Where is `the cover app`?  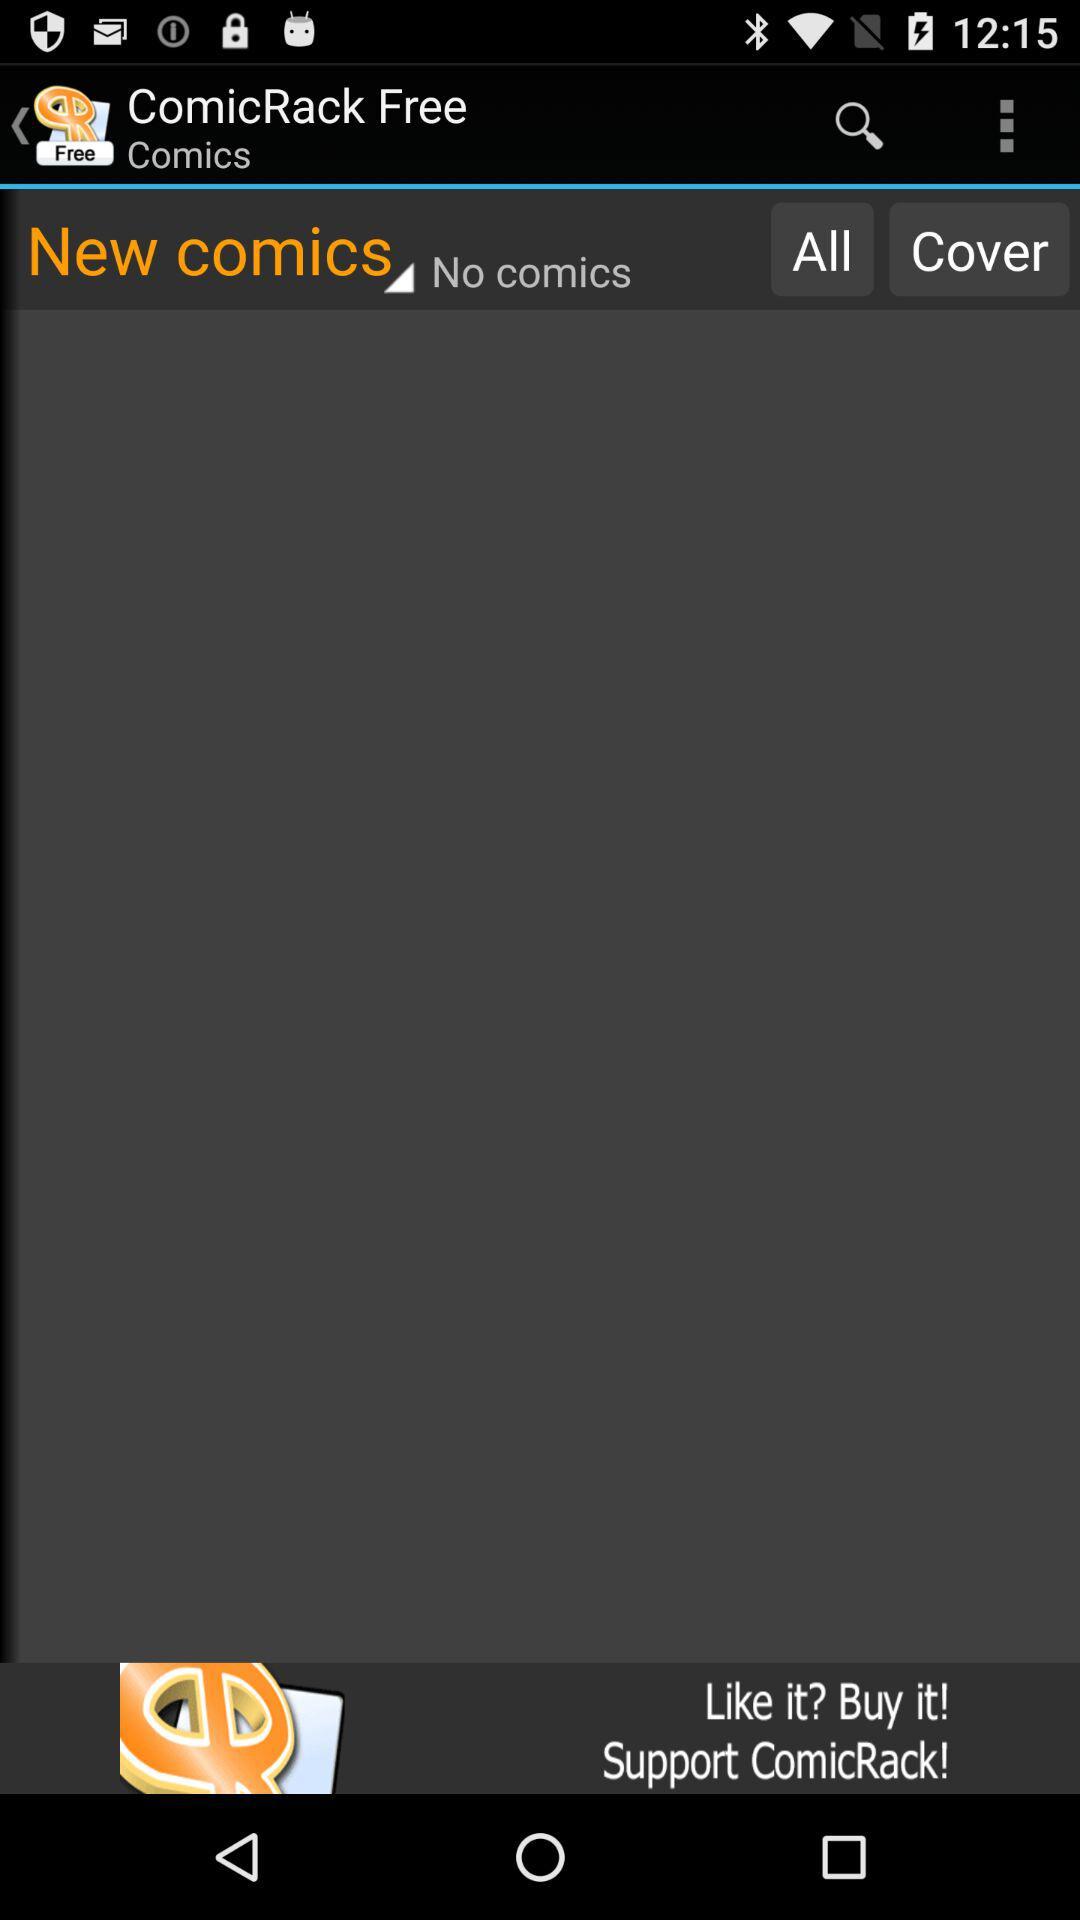
the cover app is located at coordinates (978, 248).